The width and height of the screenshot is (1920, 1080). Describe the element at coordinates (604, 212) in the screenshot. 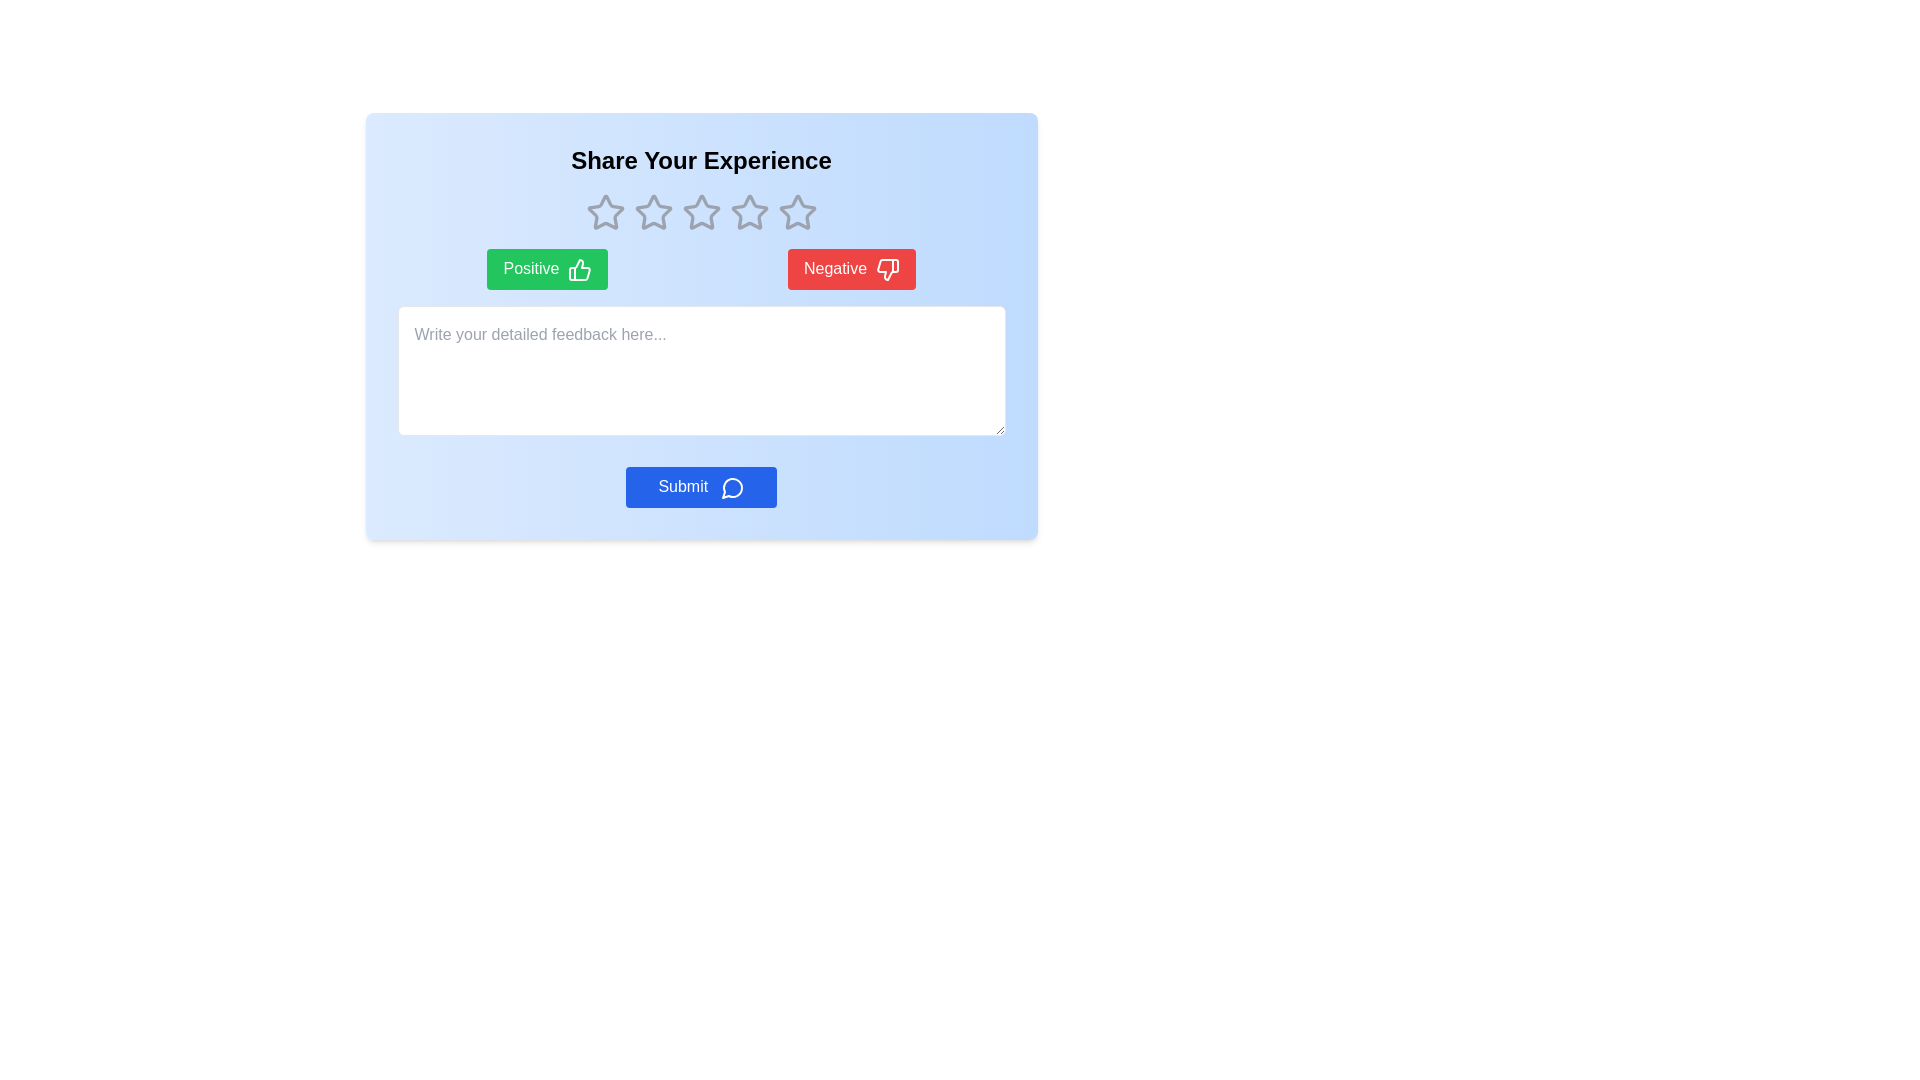

I see `the first gray star icon in the sequence of rating icons below the 'Share Your Experience' label` at that location.